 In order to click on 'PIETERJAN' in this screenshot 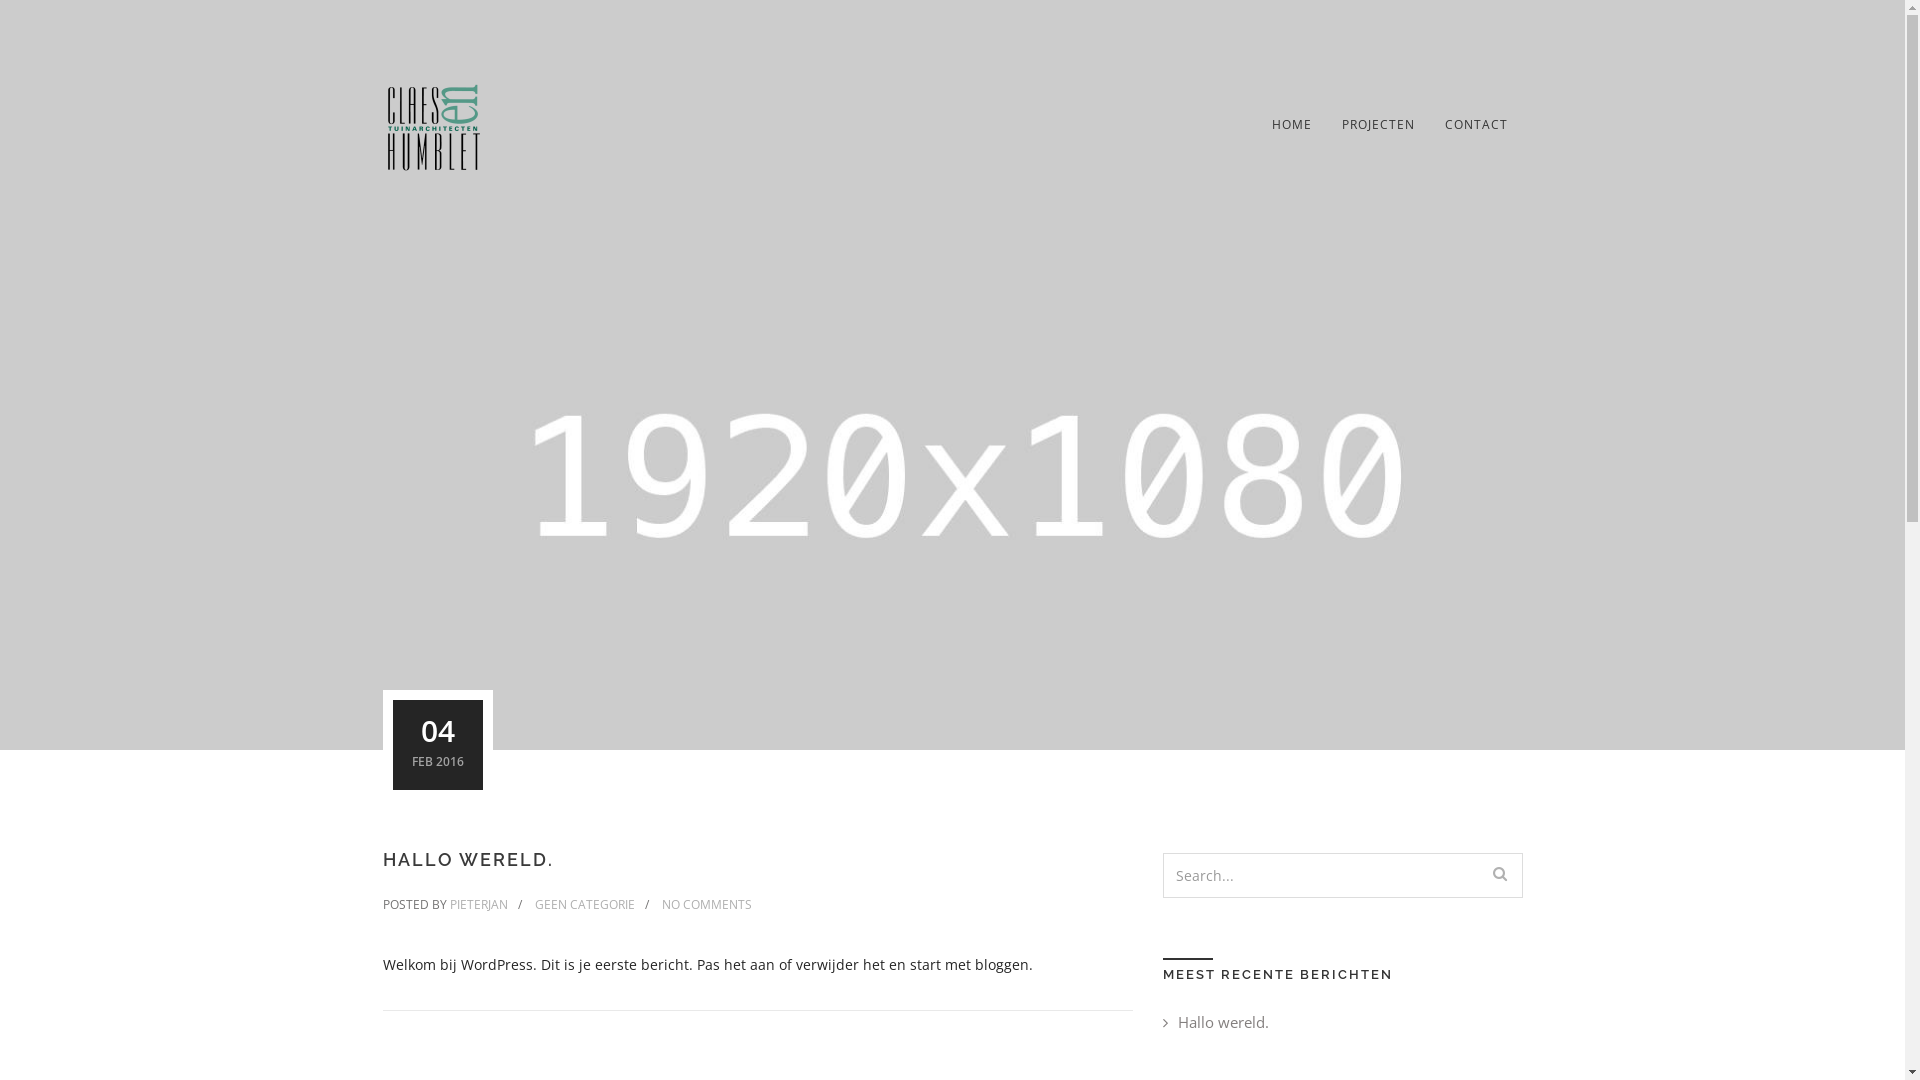, I will do `click(478, 904)`.